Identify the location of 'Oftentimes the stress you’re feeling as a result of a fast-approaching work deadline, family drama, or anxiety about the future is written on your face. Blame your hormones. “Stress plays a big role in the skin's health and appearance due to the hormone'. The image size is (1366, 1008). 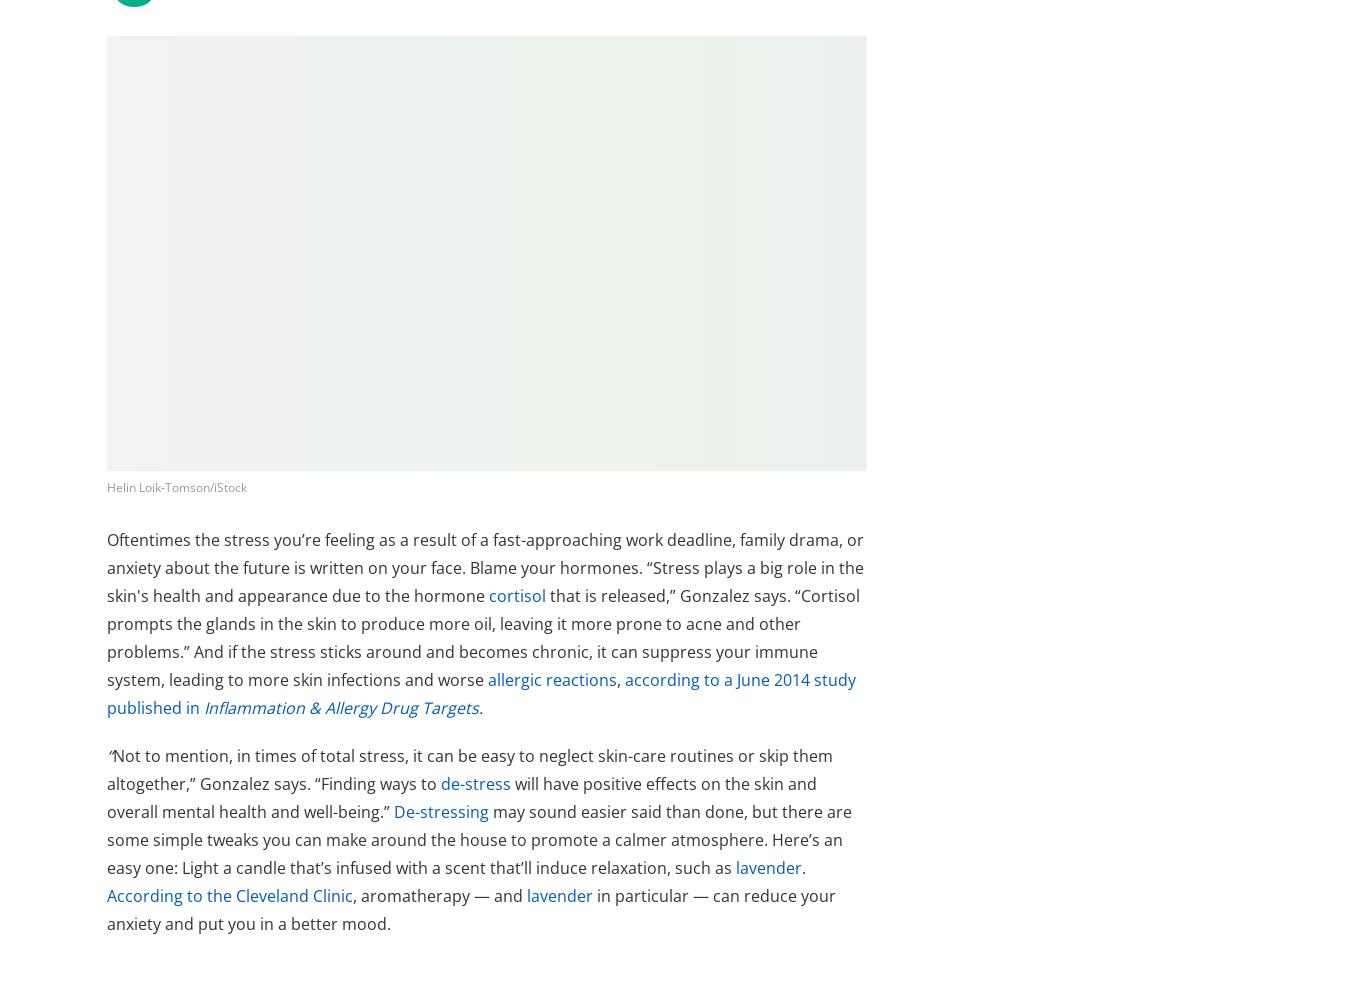
(485, 567).